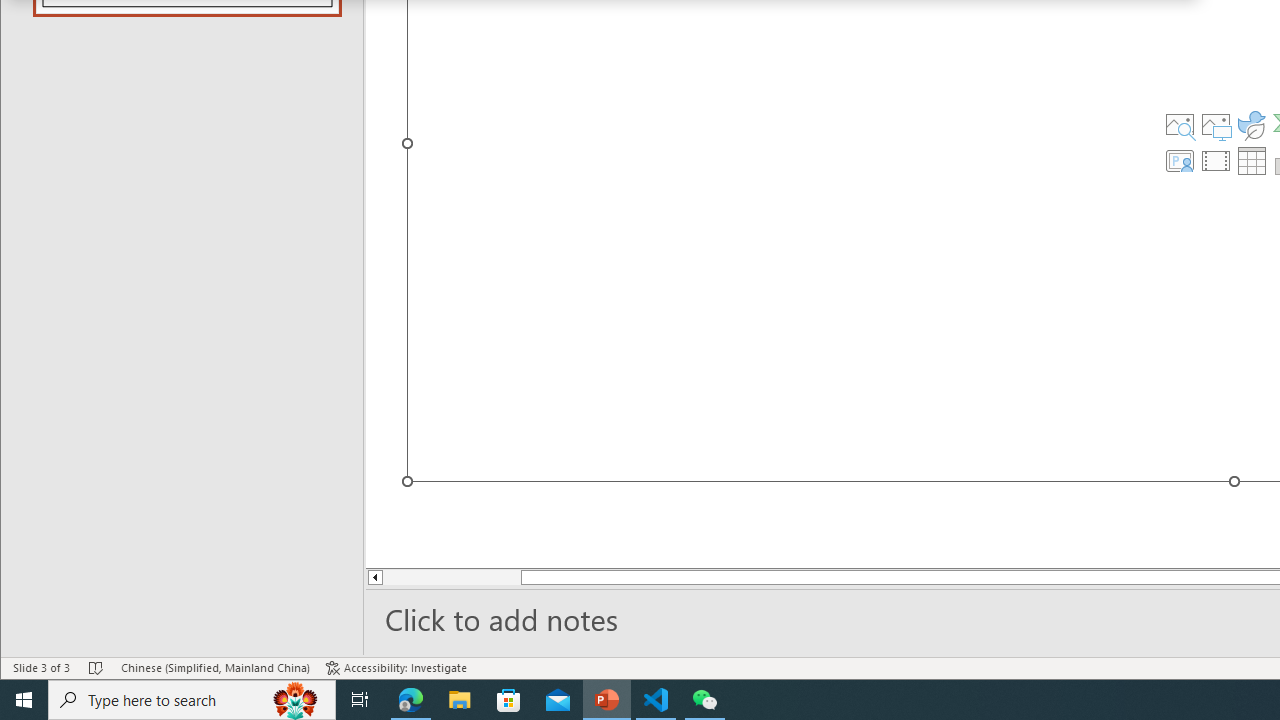  I want to click on 'WeChat - 1 running window', so click(705, 698).